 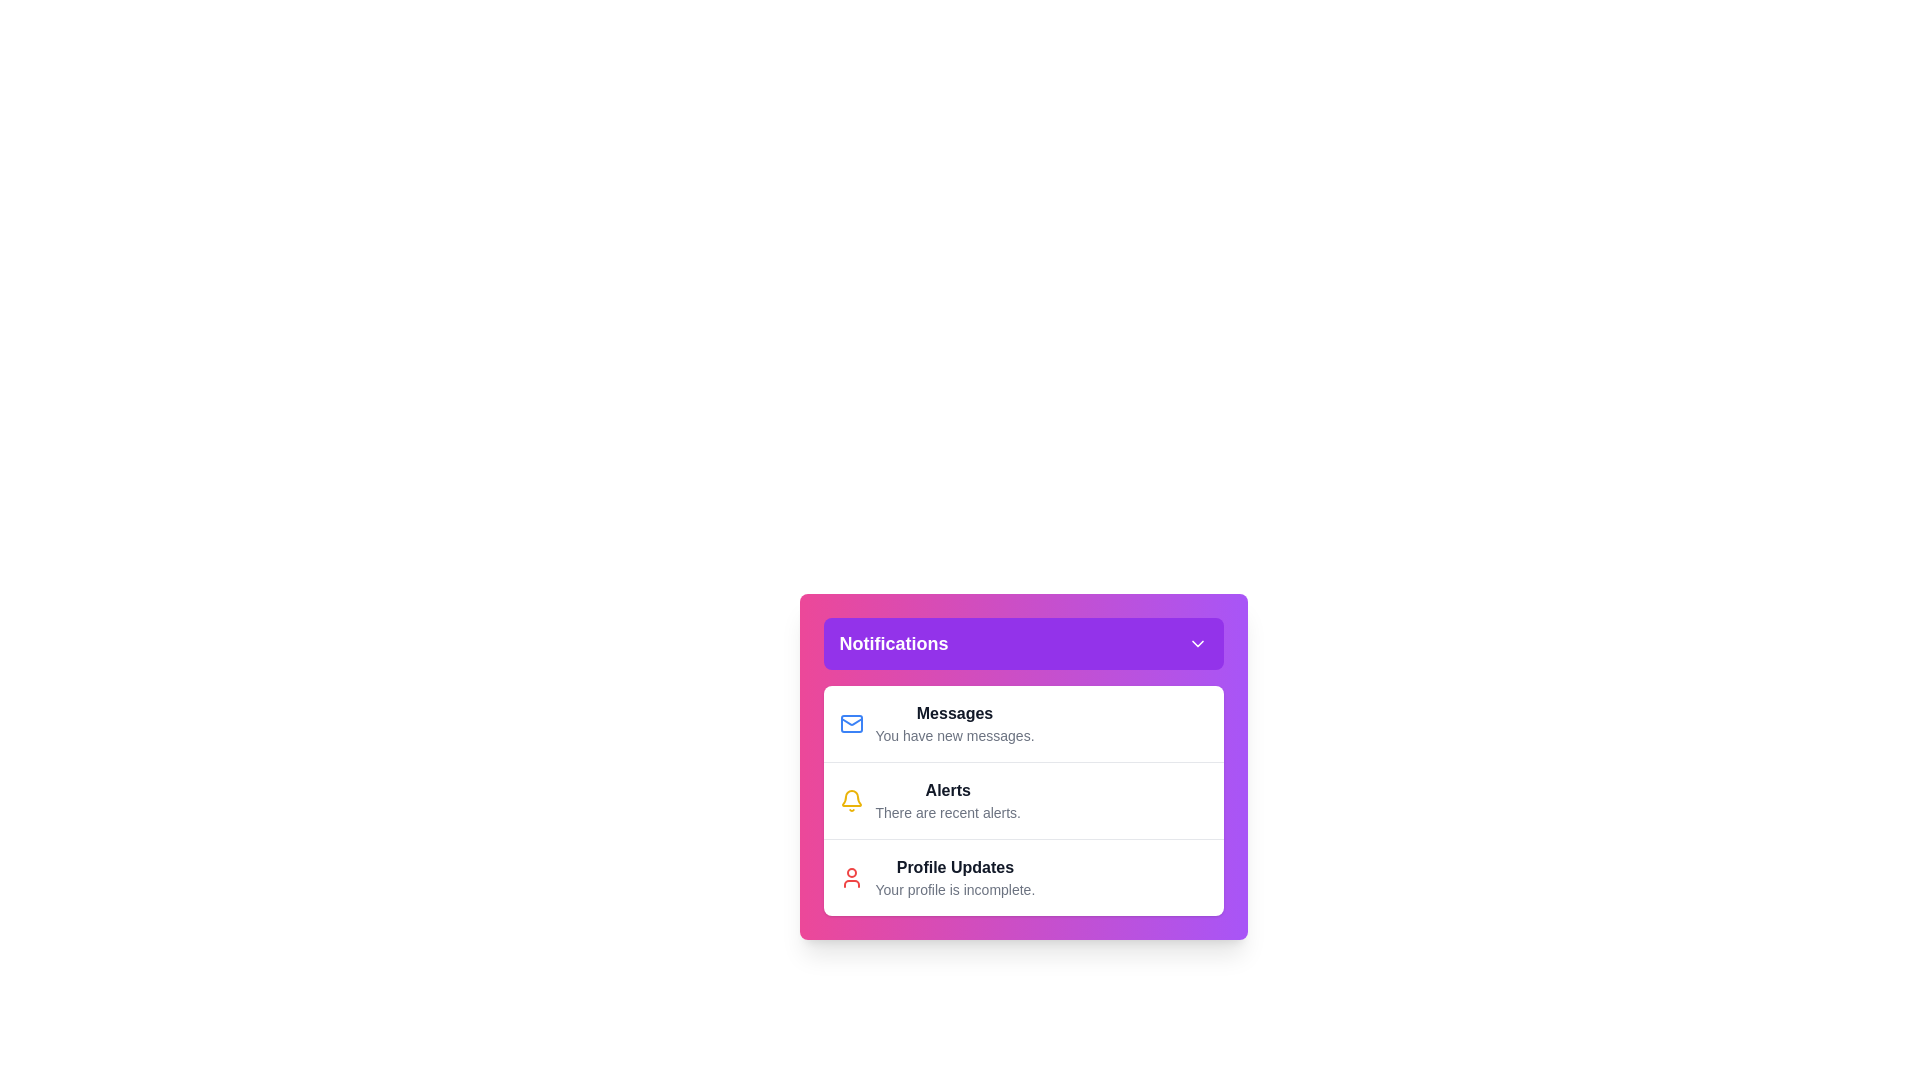 What do you see at coordinates (954, 736) in the screenshot?
I see `the informative text that says 'You have new messages.' located below the bold title 'Messages' in the notification card` at bounding box center [954, 736].